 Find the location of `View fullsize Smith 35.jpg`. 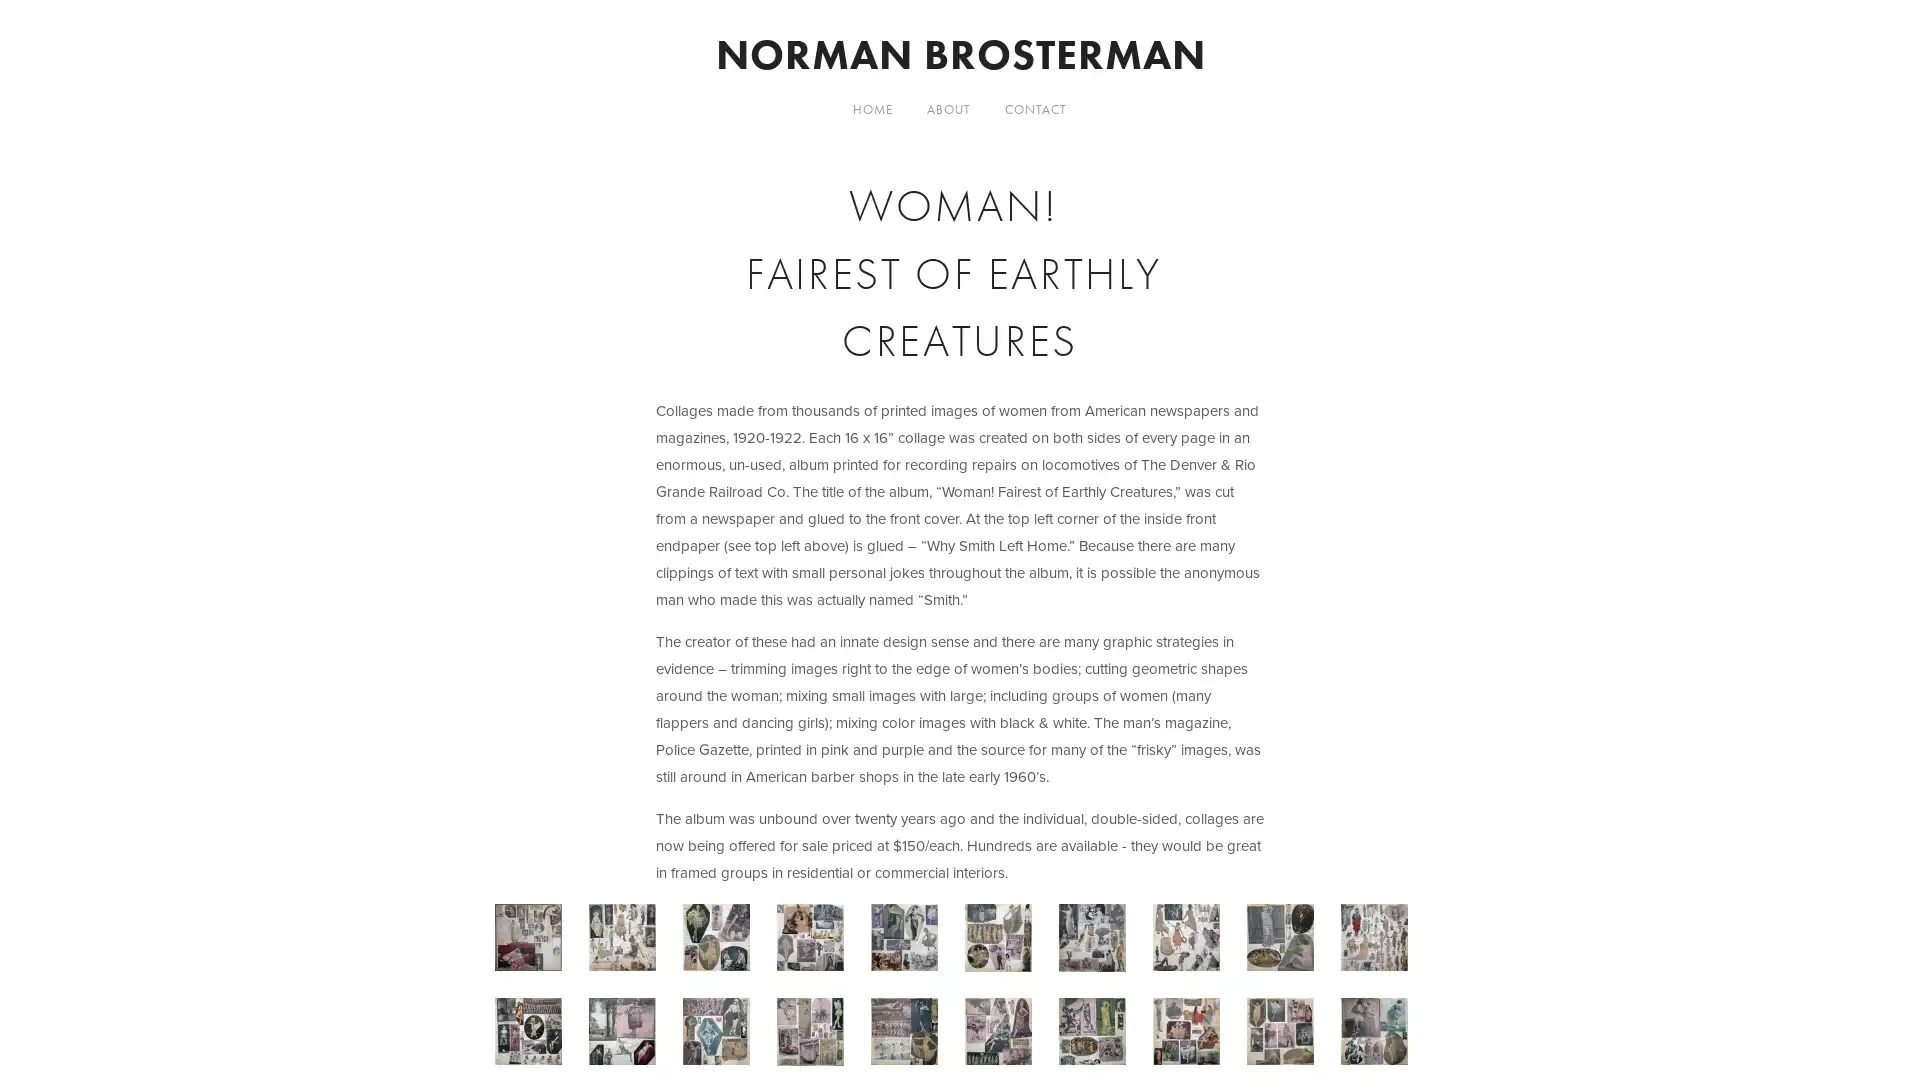

View fullsize Smith 35.jpg is located at coordinates (1381, 945).